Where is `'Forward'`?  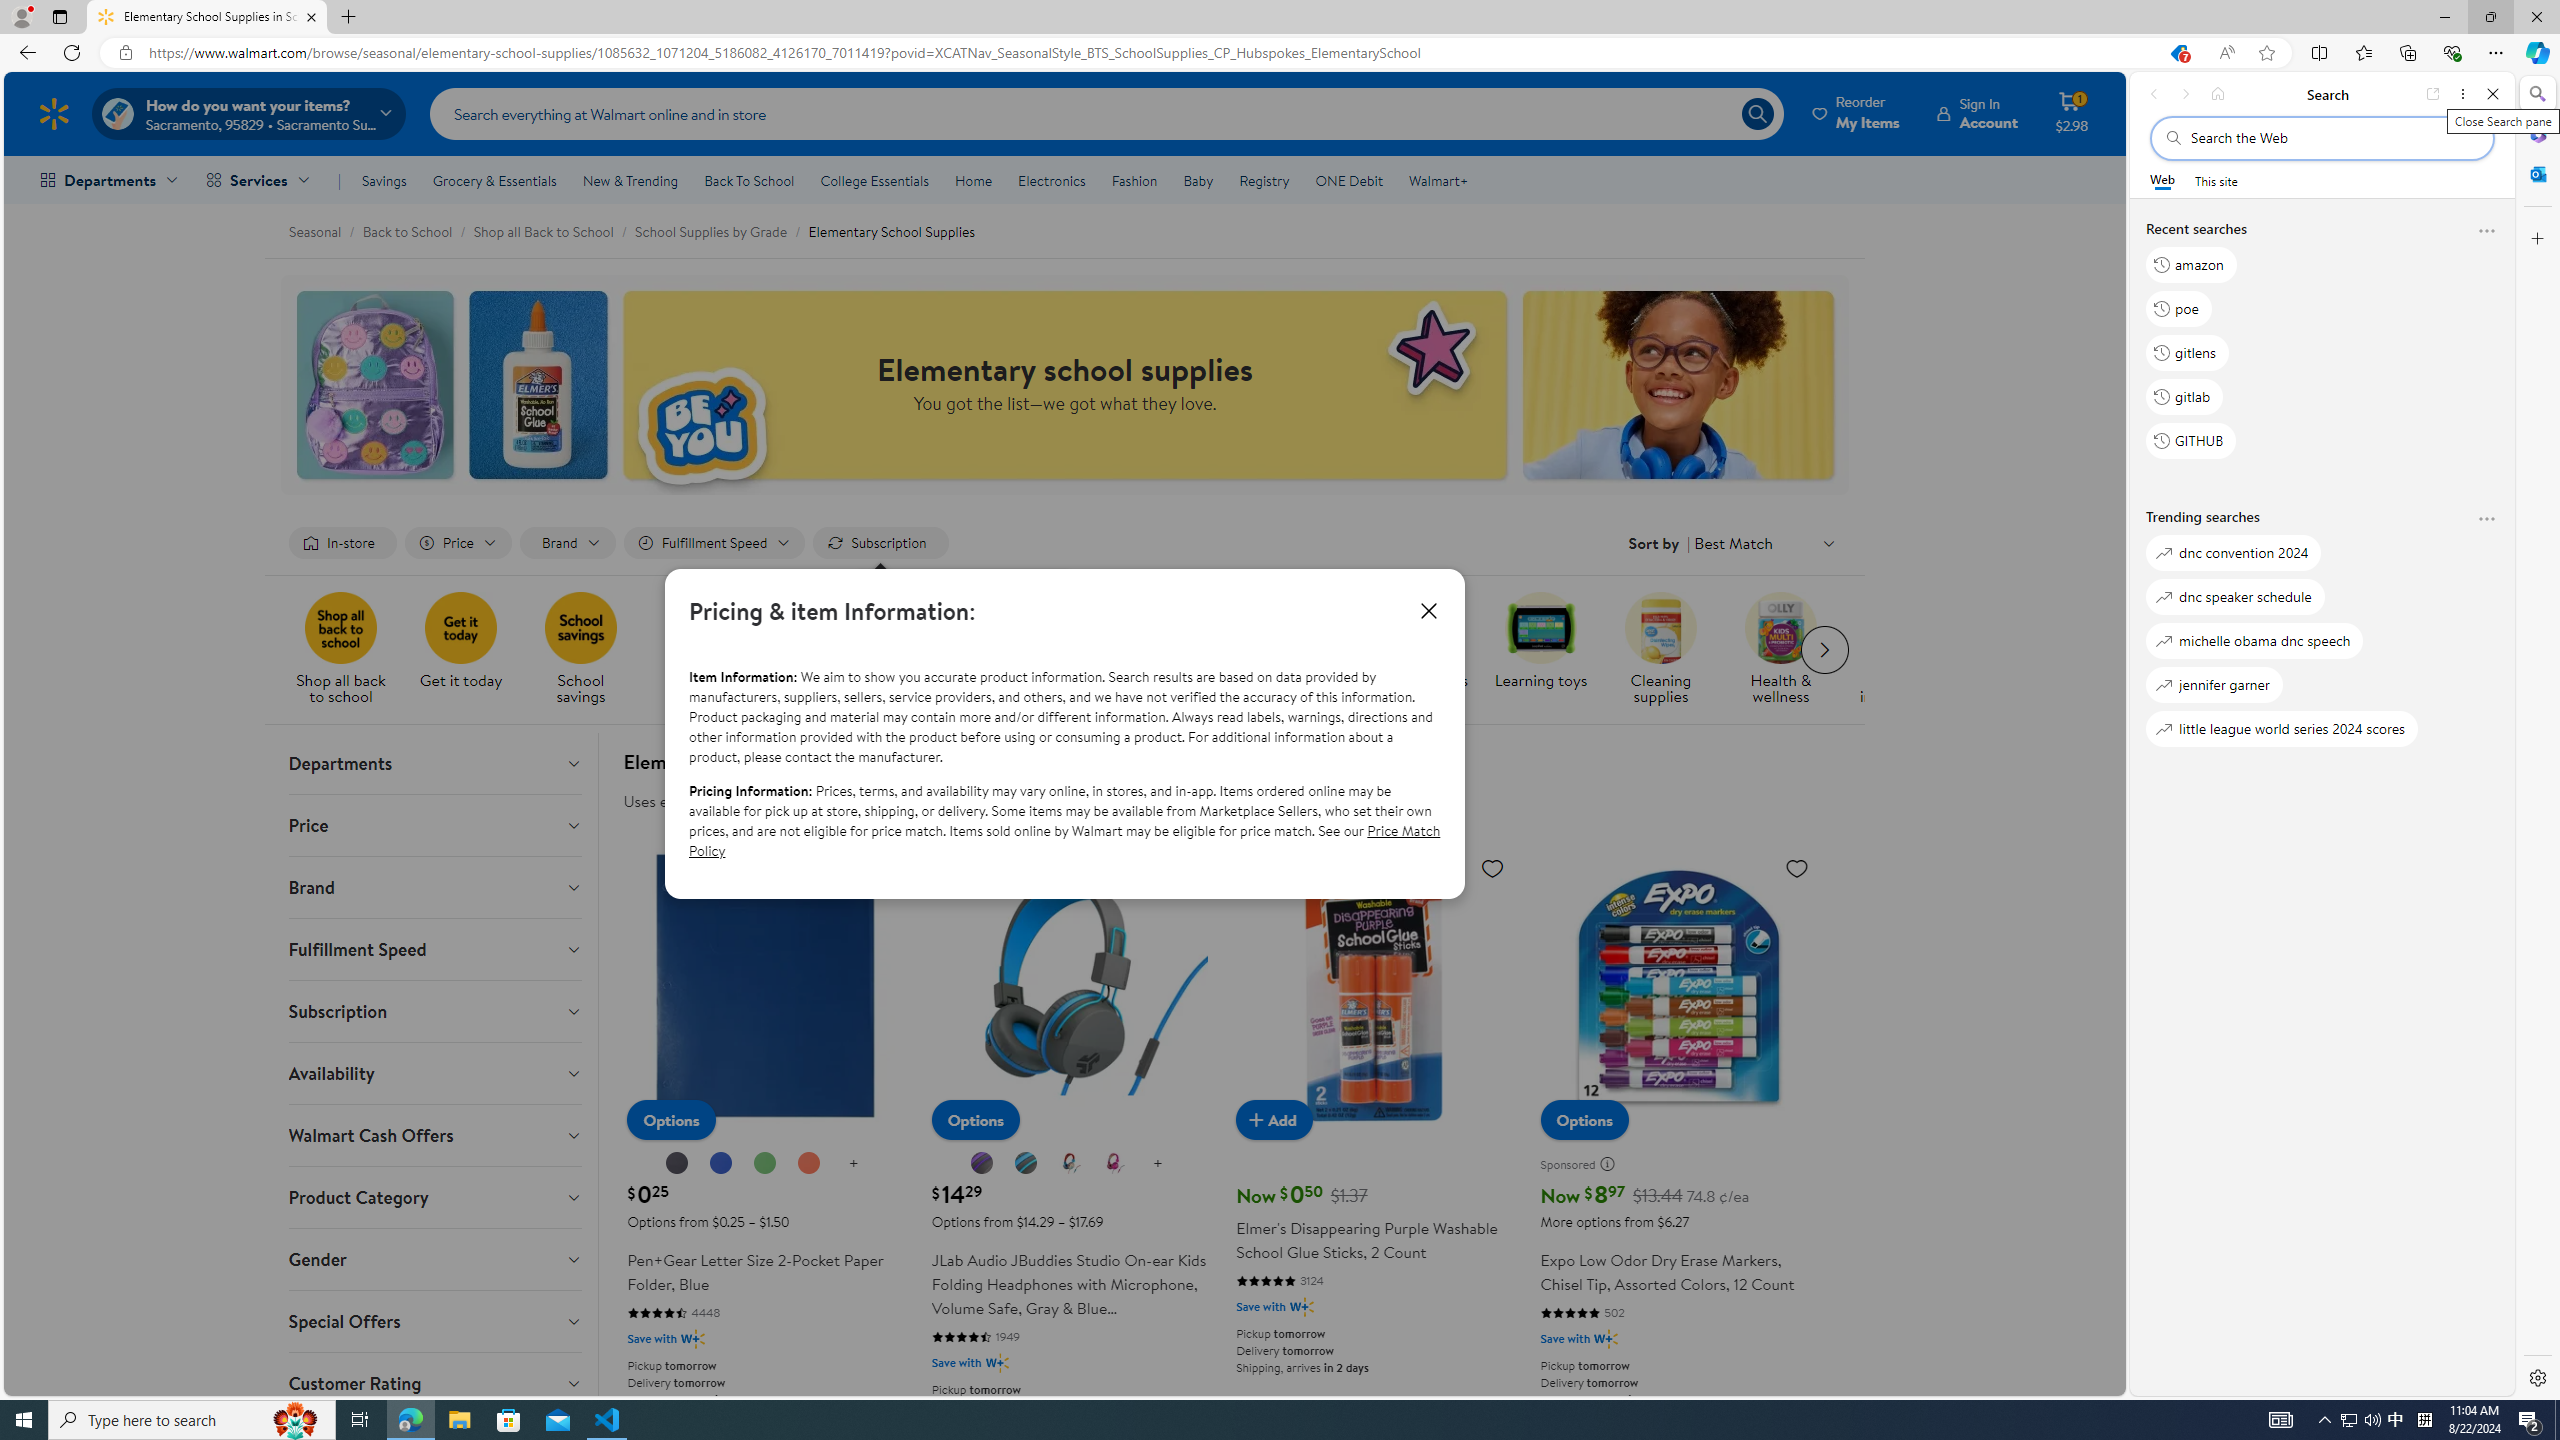
'Forward' is located at coordinates (2184, 93).